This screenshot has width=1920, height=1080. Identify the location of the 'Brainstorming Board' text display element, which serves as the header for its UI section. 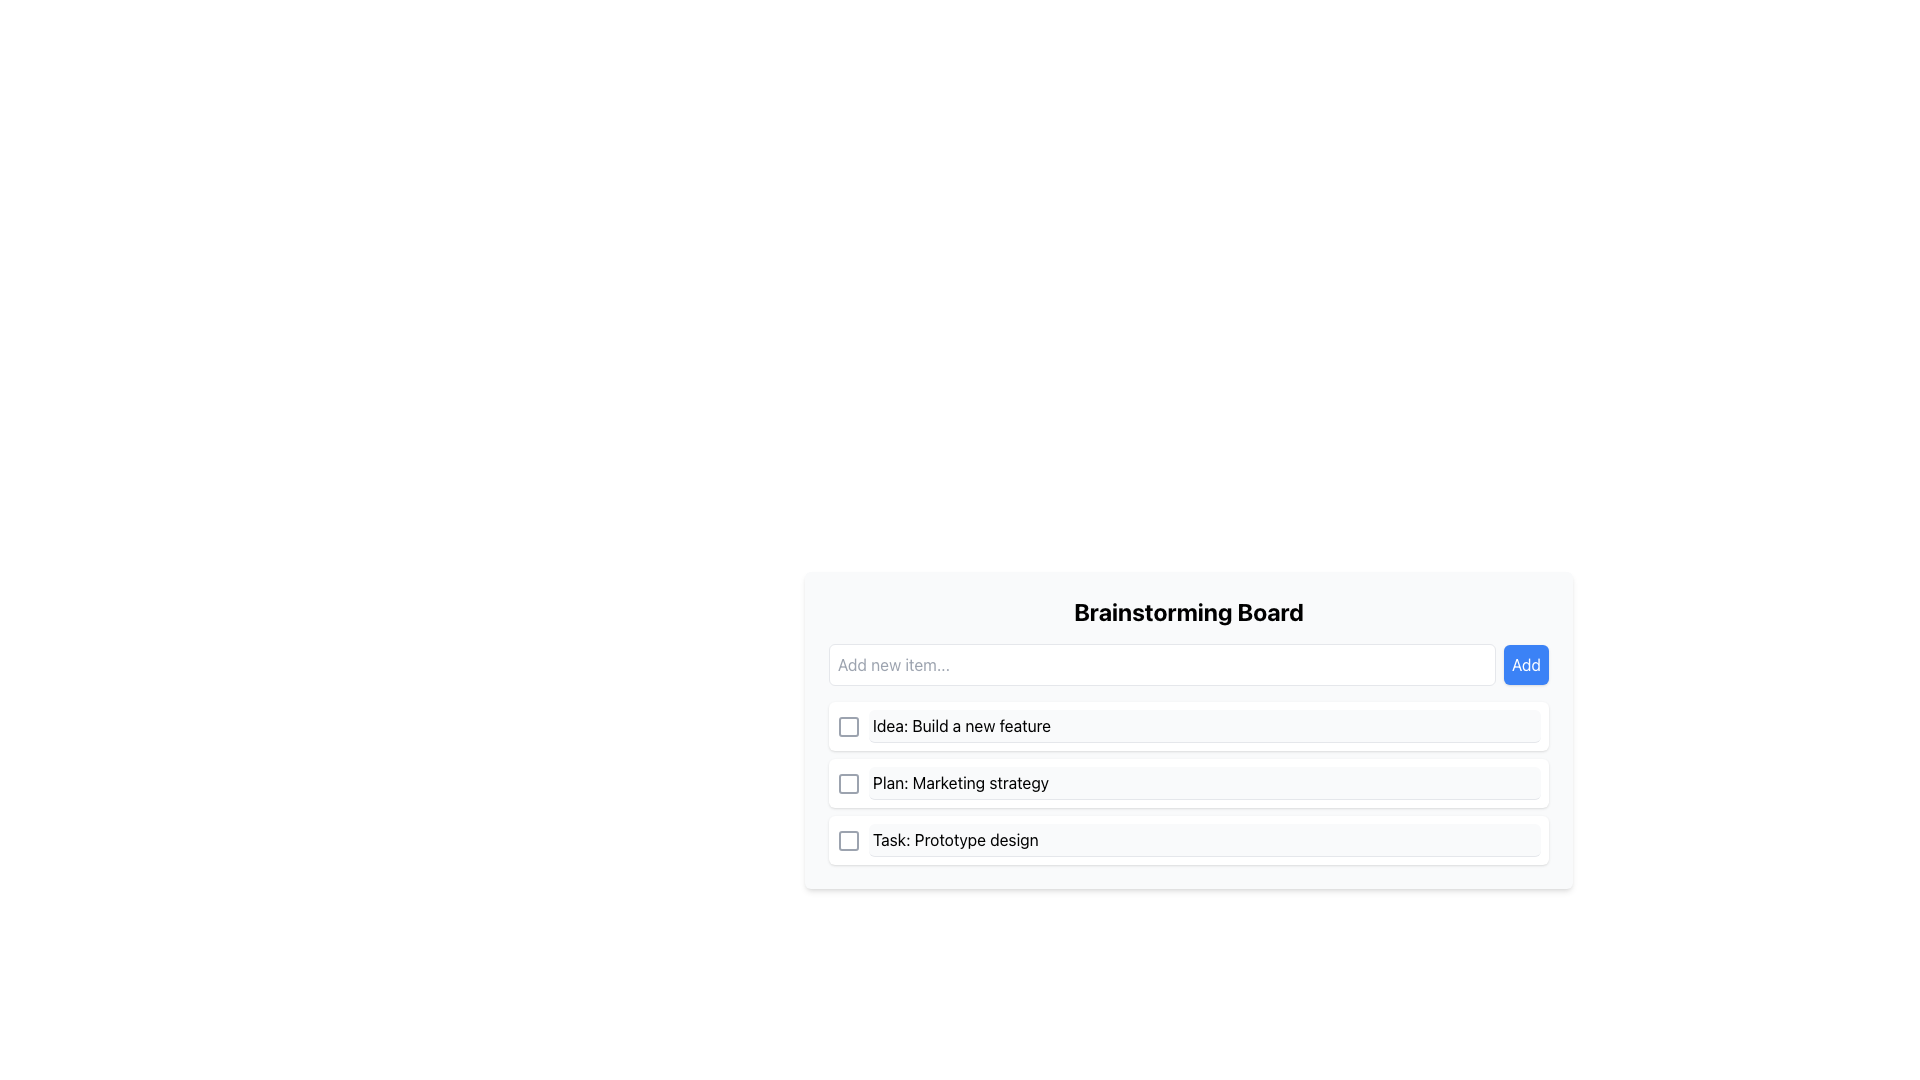
(1189, 611).